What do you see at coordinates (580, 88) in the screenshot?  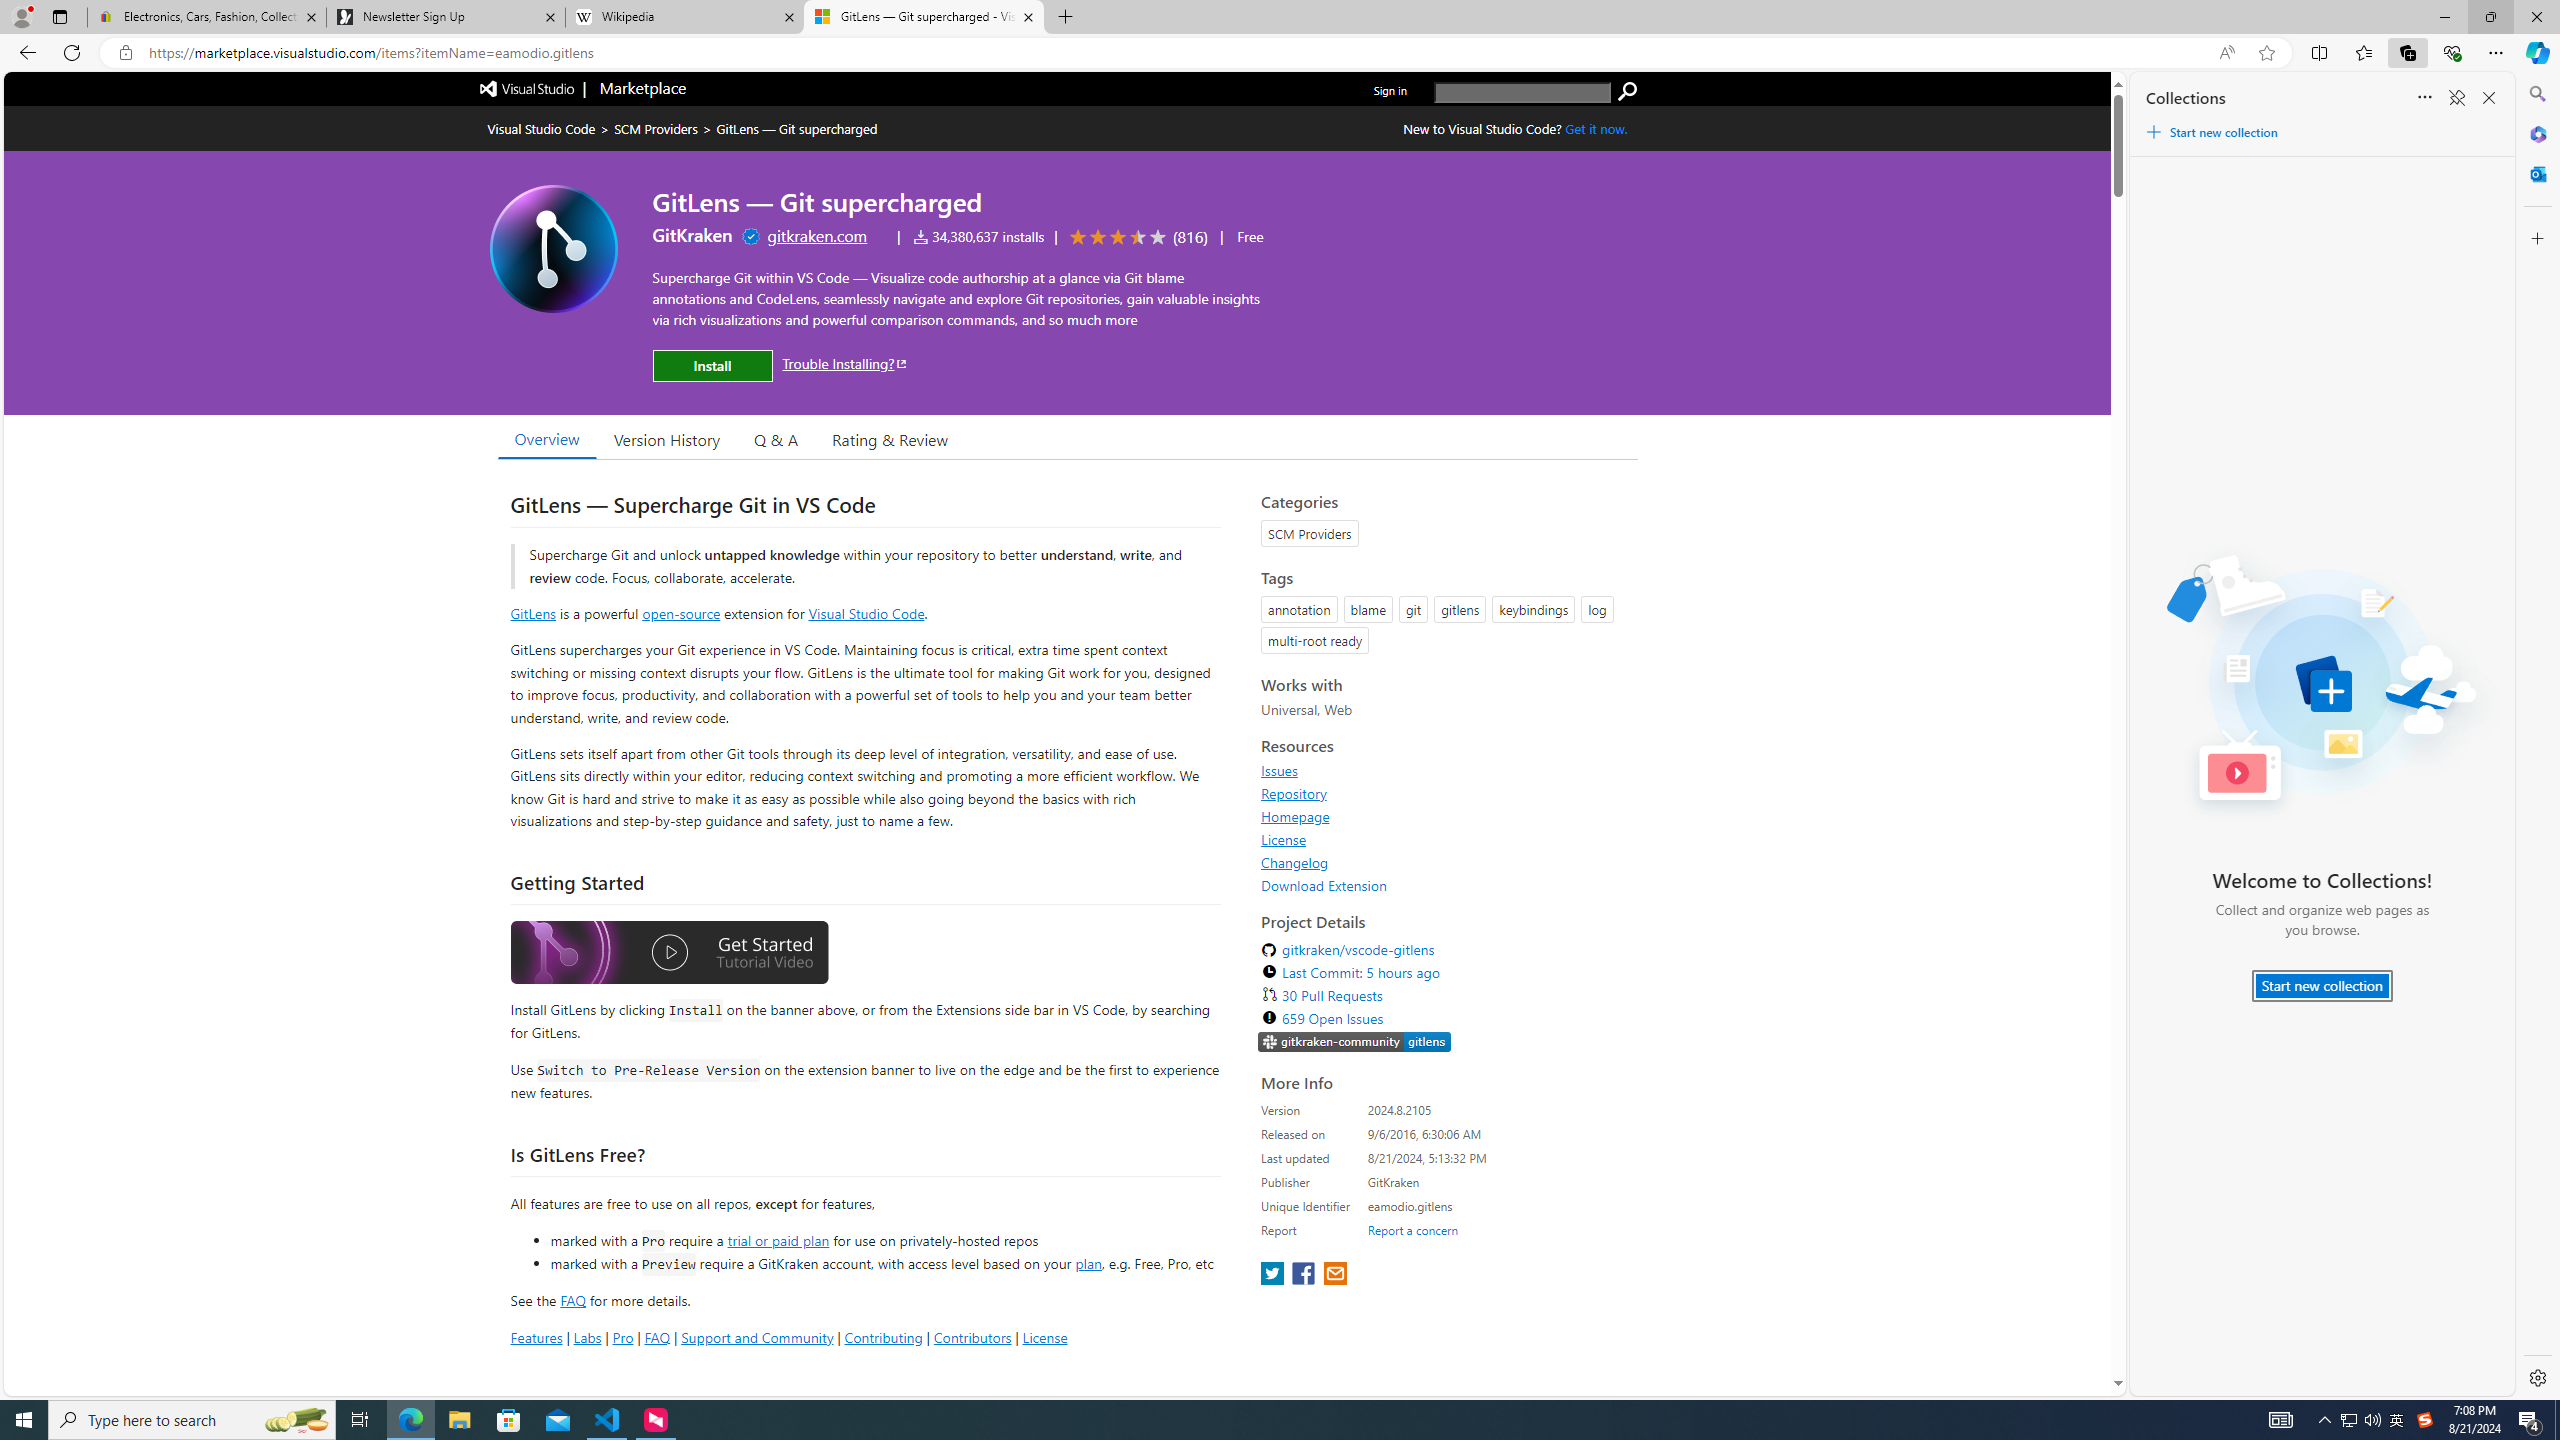 I see `'Visual Studio logo Marketplace logo'` at bounding box center [580, 88].